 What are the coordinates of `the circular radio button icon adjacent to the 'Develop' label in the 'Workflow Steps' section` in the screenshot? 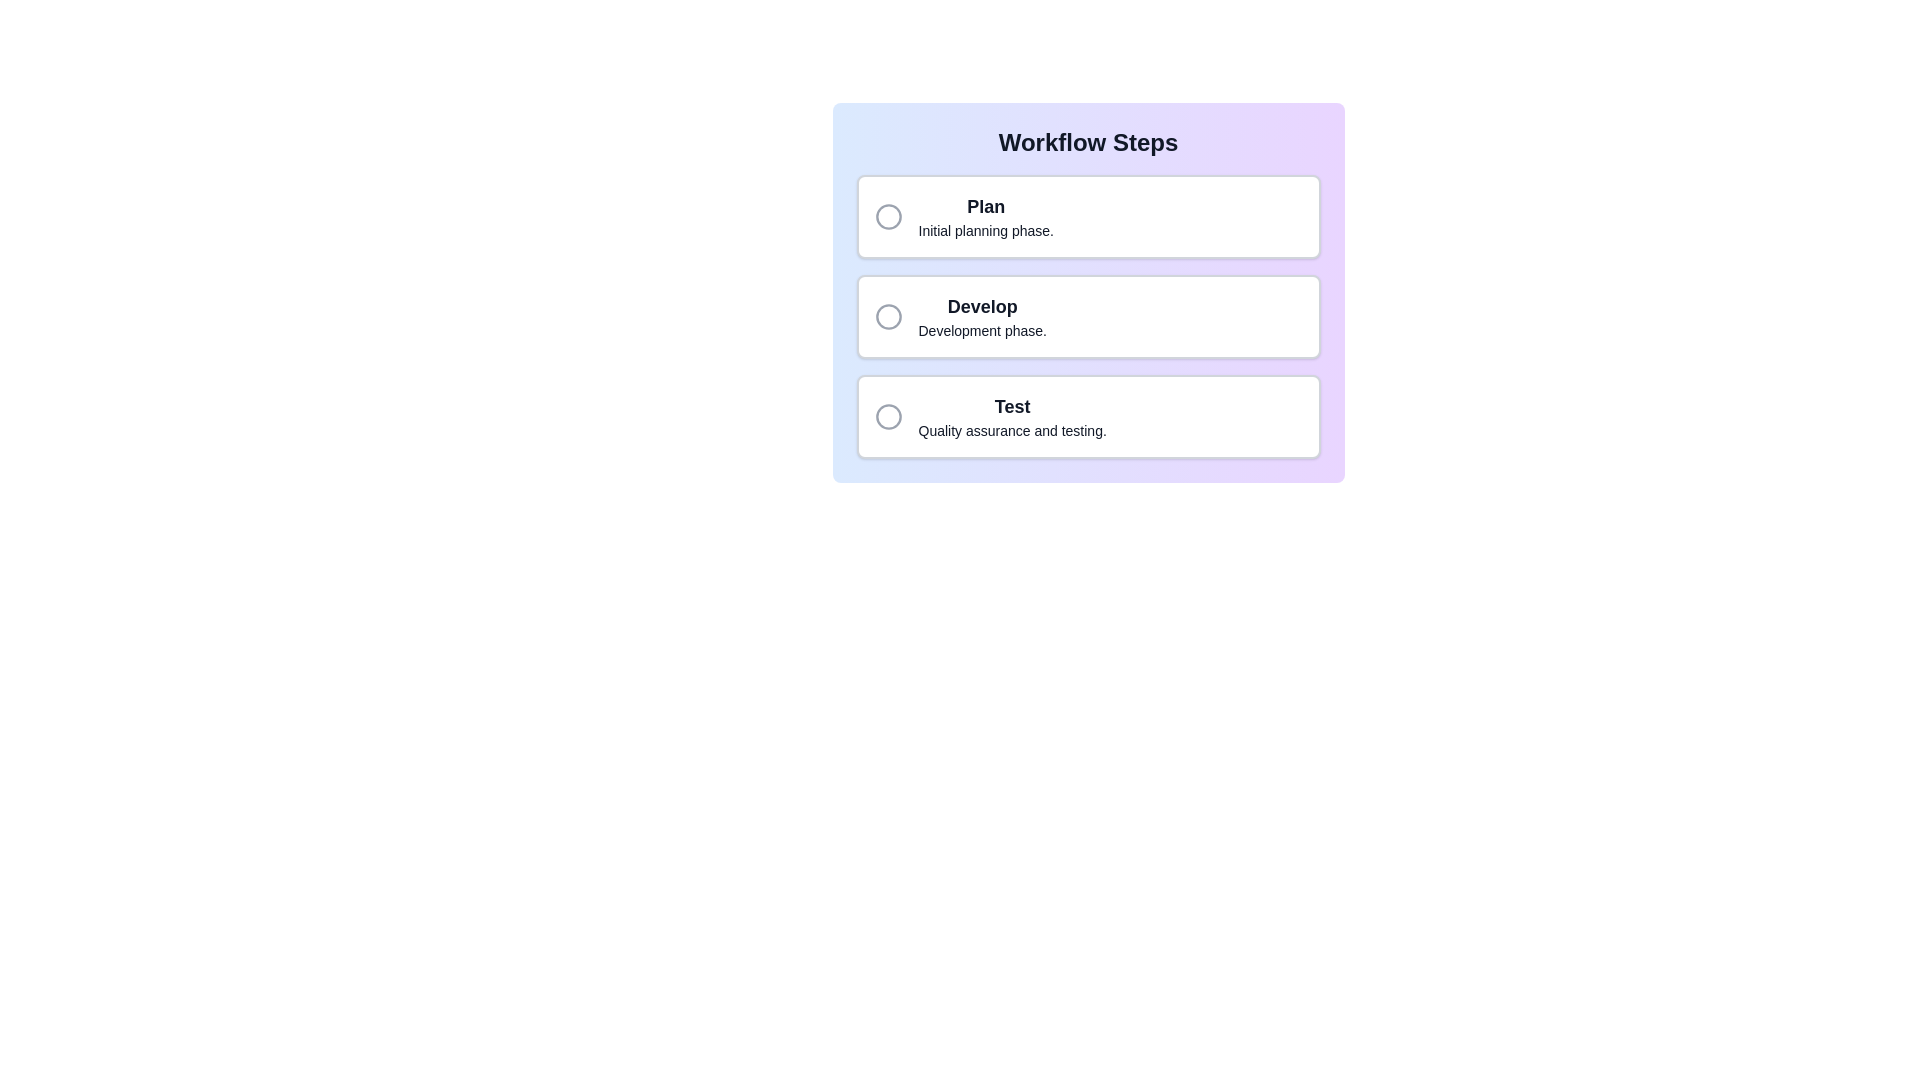 It's located at (887, 315).